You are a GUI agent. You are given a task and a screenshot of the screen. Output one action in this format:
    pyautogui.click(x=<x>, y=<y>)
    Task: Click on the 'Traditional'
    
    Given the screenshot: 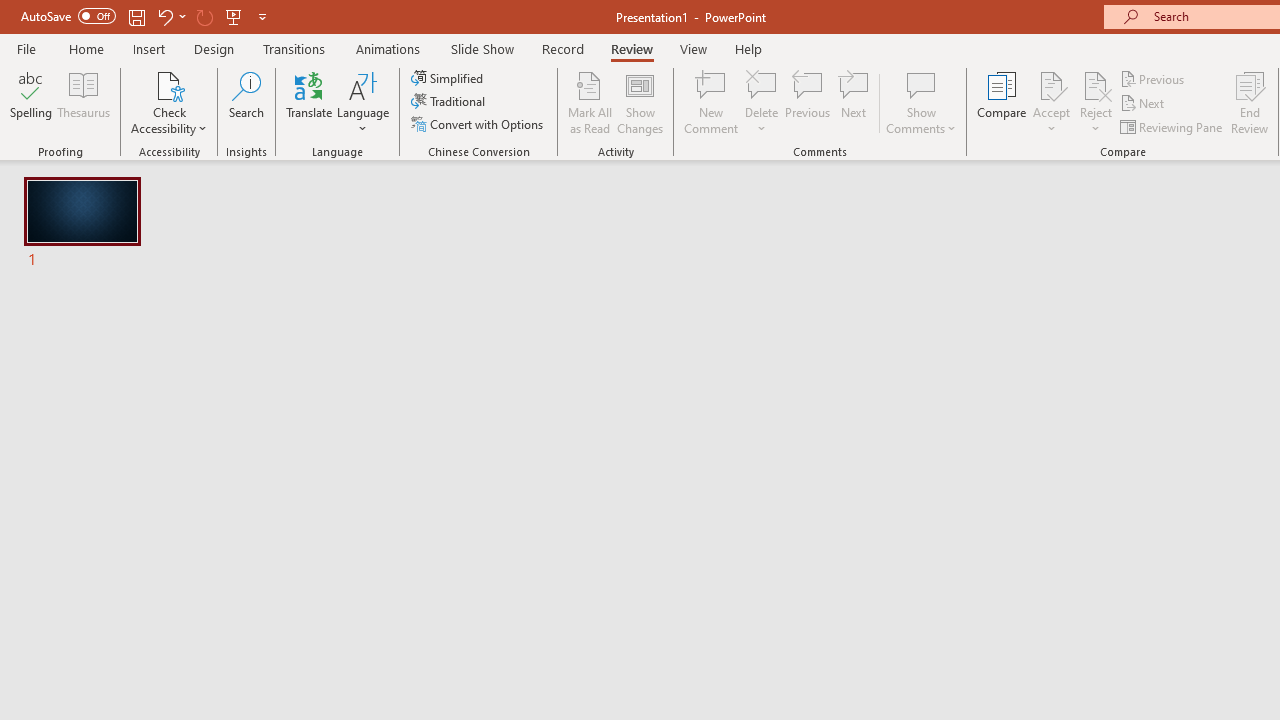 What is the action you would take?
    pyautogui.click(x=448, y=101)
    